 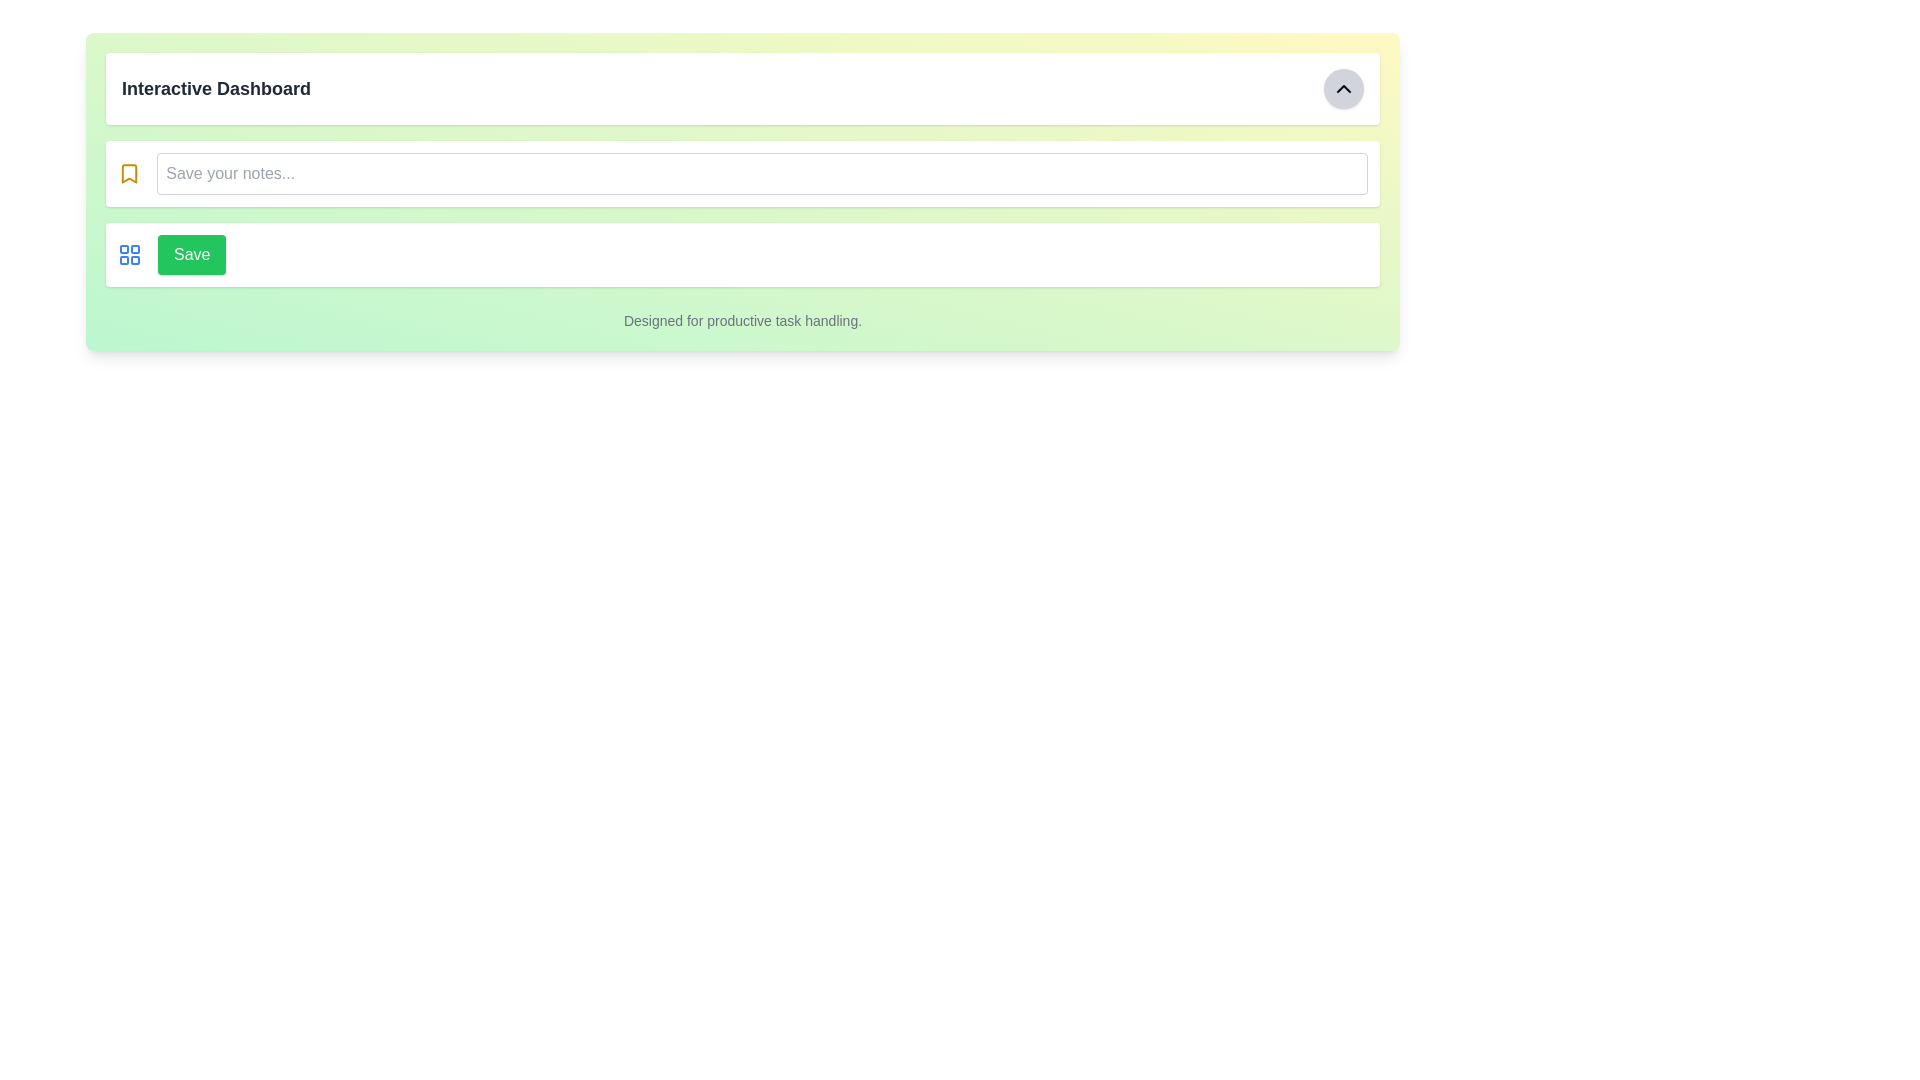 What do you see at coordinates (192, 253) in the screenshot?
I see `the save button located to the right of the grid icon in the lower part of the dashboard interface` at bounding box center [192, 253].